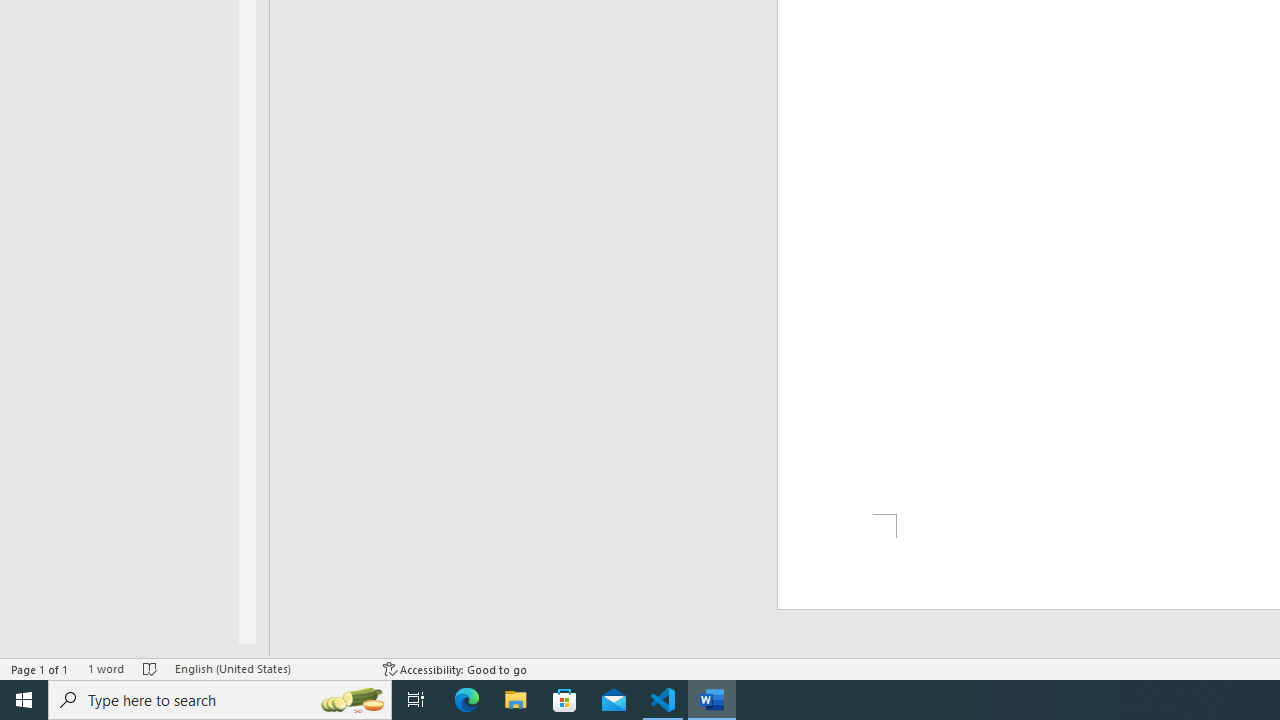 This screenshot has width=1280, height=720. I want to click on 'Page Number Page 1 of 1', so click(40, 669).